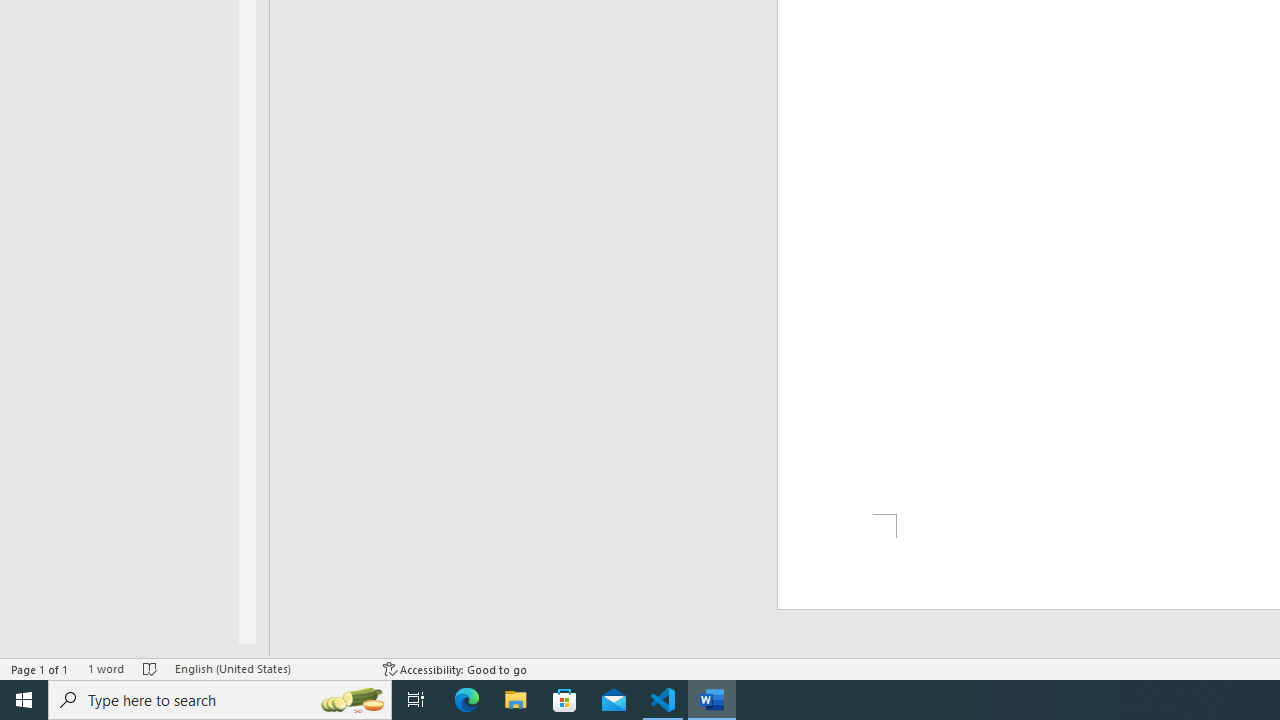 This screenshot has width=1280, height=720. I want to click on 'Page Number Page 1 of 1', so click(40, 669).